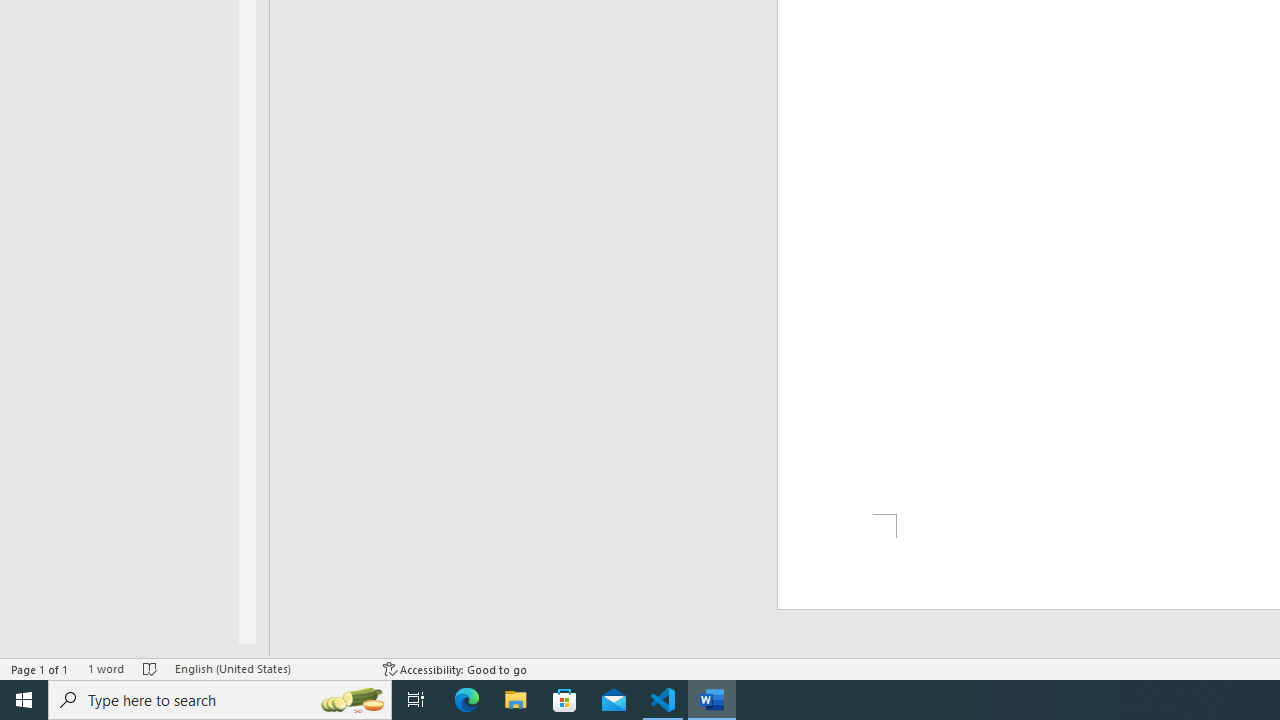 This screenshot has width=1280, height=720. I want to click on 'Page Number Page 1 of 1', so click(40, 669).